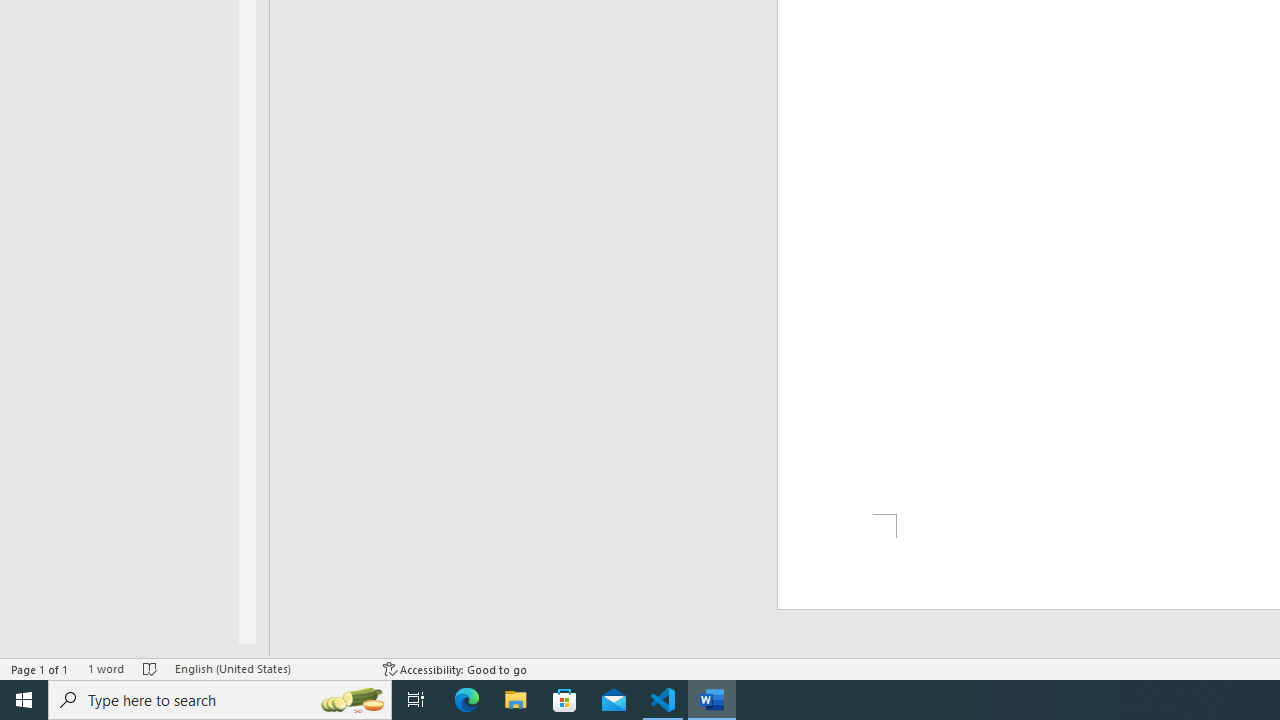 This screenshot has width=1280, height=720. I want to click on 'Page Number Page 1 of 1', so click(40, 669).